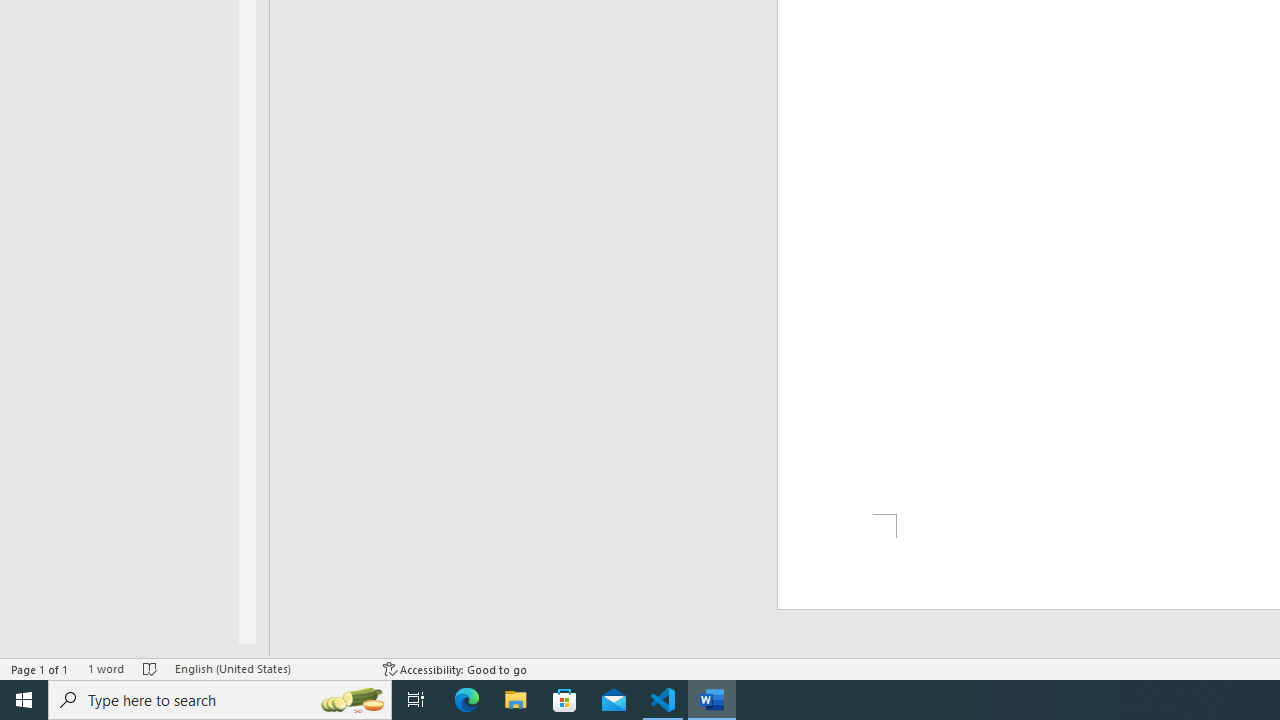 This screenshot has width=1280, height=720. I want to click on 'Page Number Page 1 of 1', so click(40, 669).